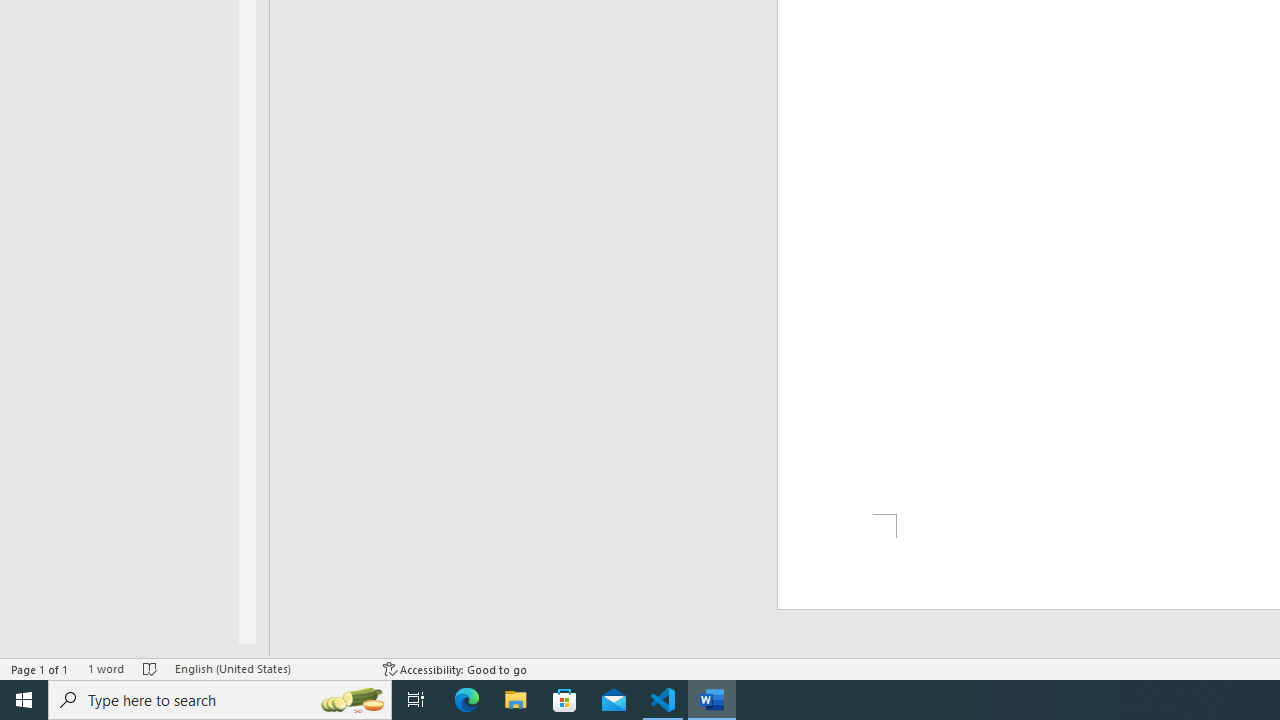 This screenshot has width=1280, height=720. I want to click on 'Page Number Page 1 of 1', so click(40, 669).